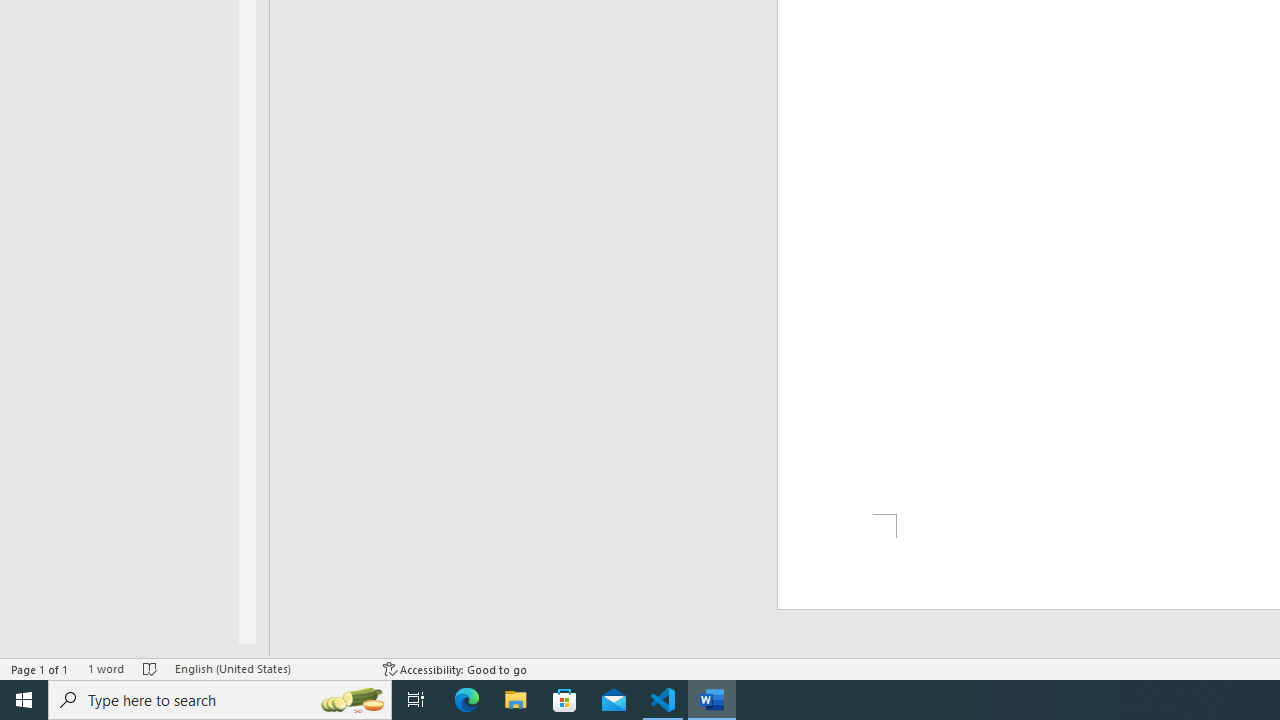 This screenshot has width=1280, height=720. I want to click on 'Page Number Page 1 of 1', so click(40, 669).